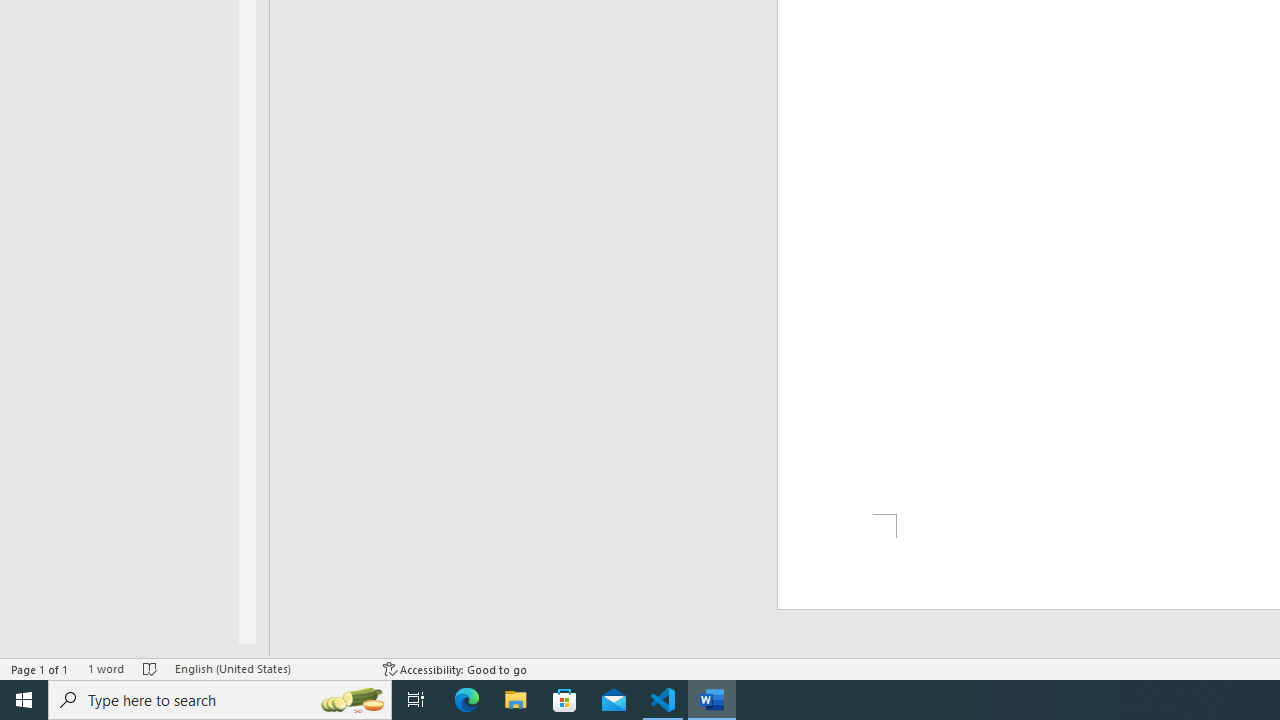 This screenshot has width=1280, height=720. I want to click on 'Page Number Page 1 of 1', so click(40, 669).